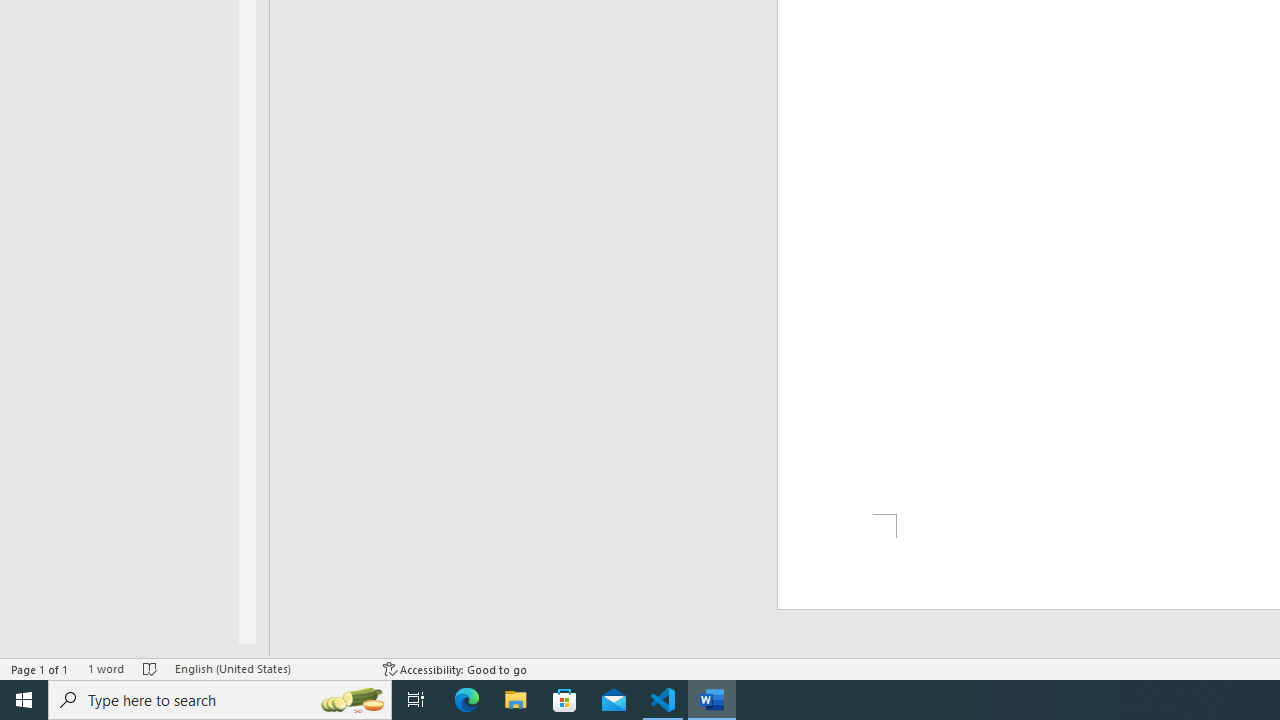 This screenshot has width=1280, height=720. I want to click on 'Page Number Page 1 of 1', so click(40, 669).